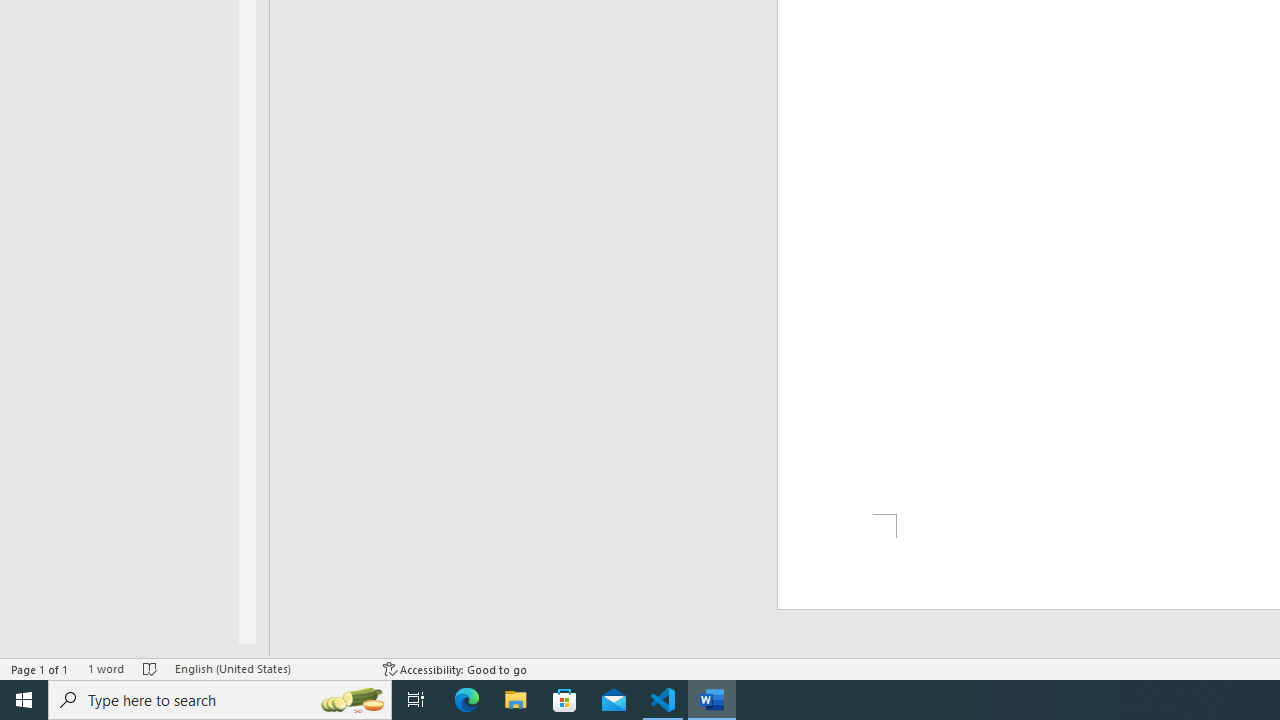 This screenshot has width=1280, height=720. I want to click on 'Page Number Page 1 of 1', so click(40, 669).